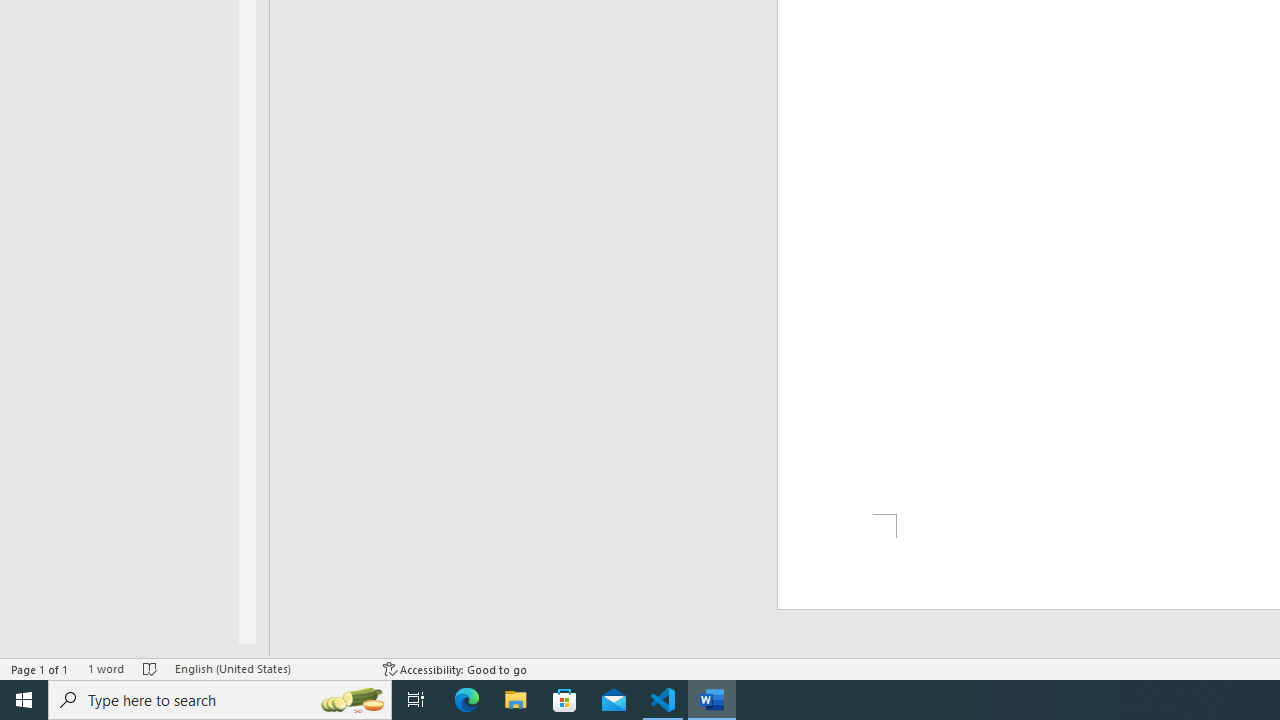 This screenshot has width=1280, height=720. I want to click on 'Page Number Page 1 of 1', so click(40, 669).